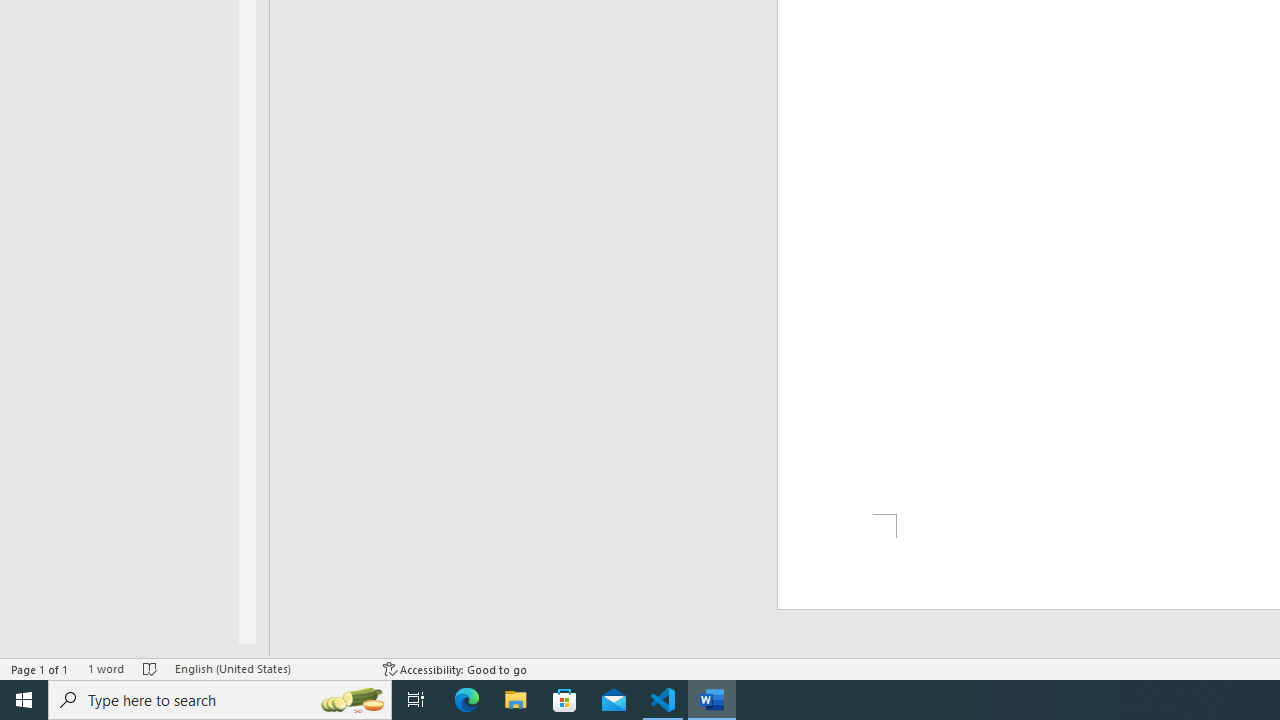 This screenshot has width=1280, height=720. I want to click on 'Page Number Page 1 of 1', so click(40, 669).